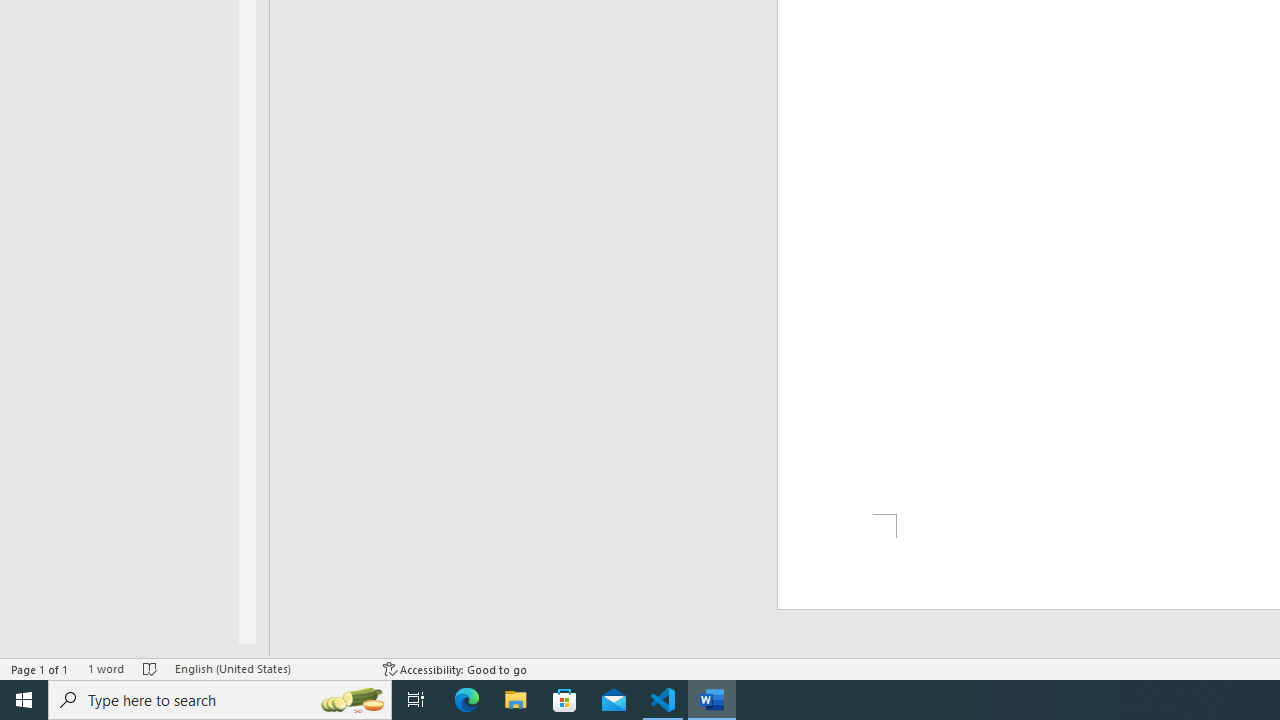 This screenshot has width=1280, height=720. I want to click on 'Page Number Page 1 of 1', so click(40, 669).